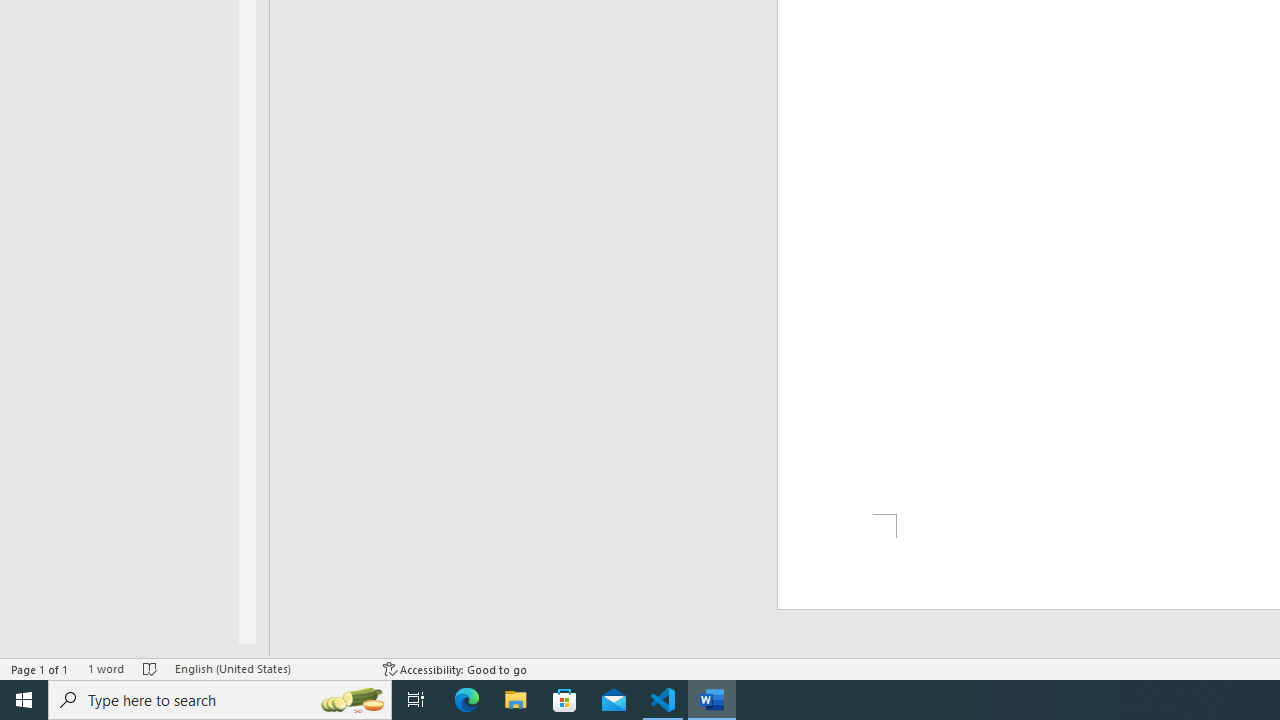 This screenshot has width=1280, height=720. I want to click on 'Page Number Page 1 of 1', so click(40, 669).